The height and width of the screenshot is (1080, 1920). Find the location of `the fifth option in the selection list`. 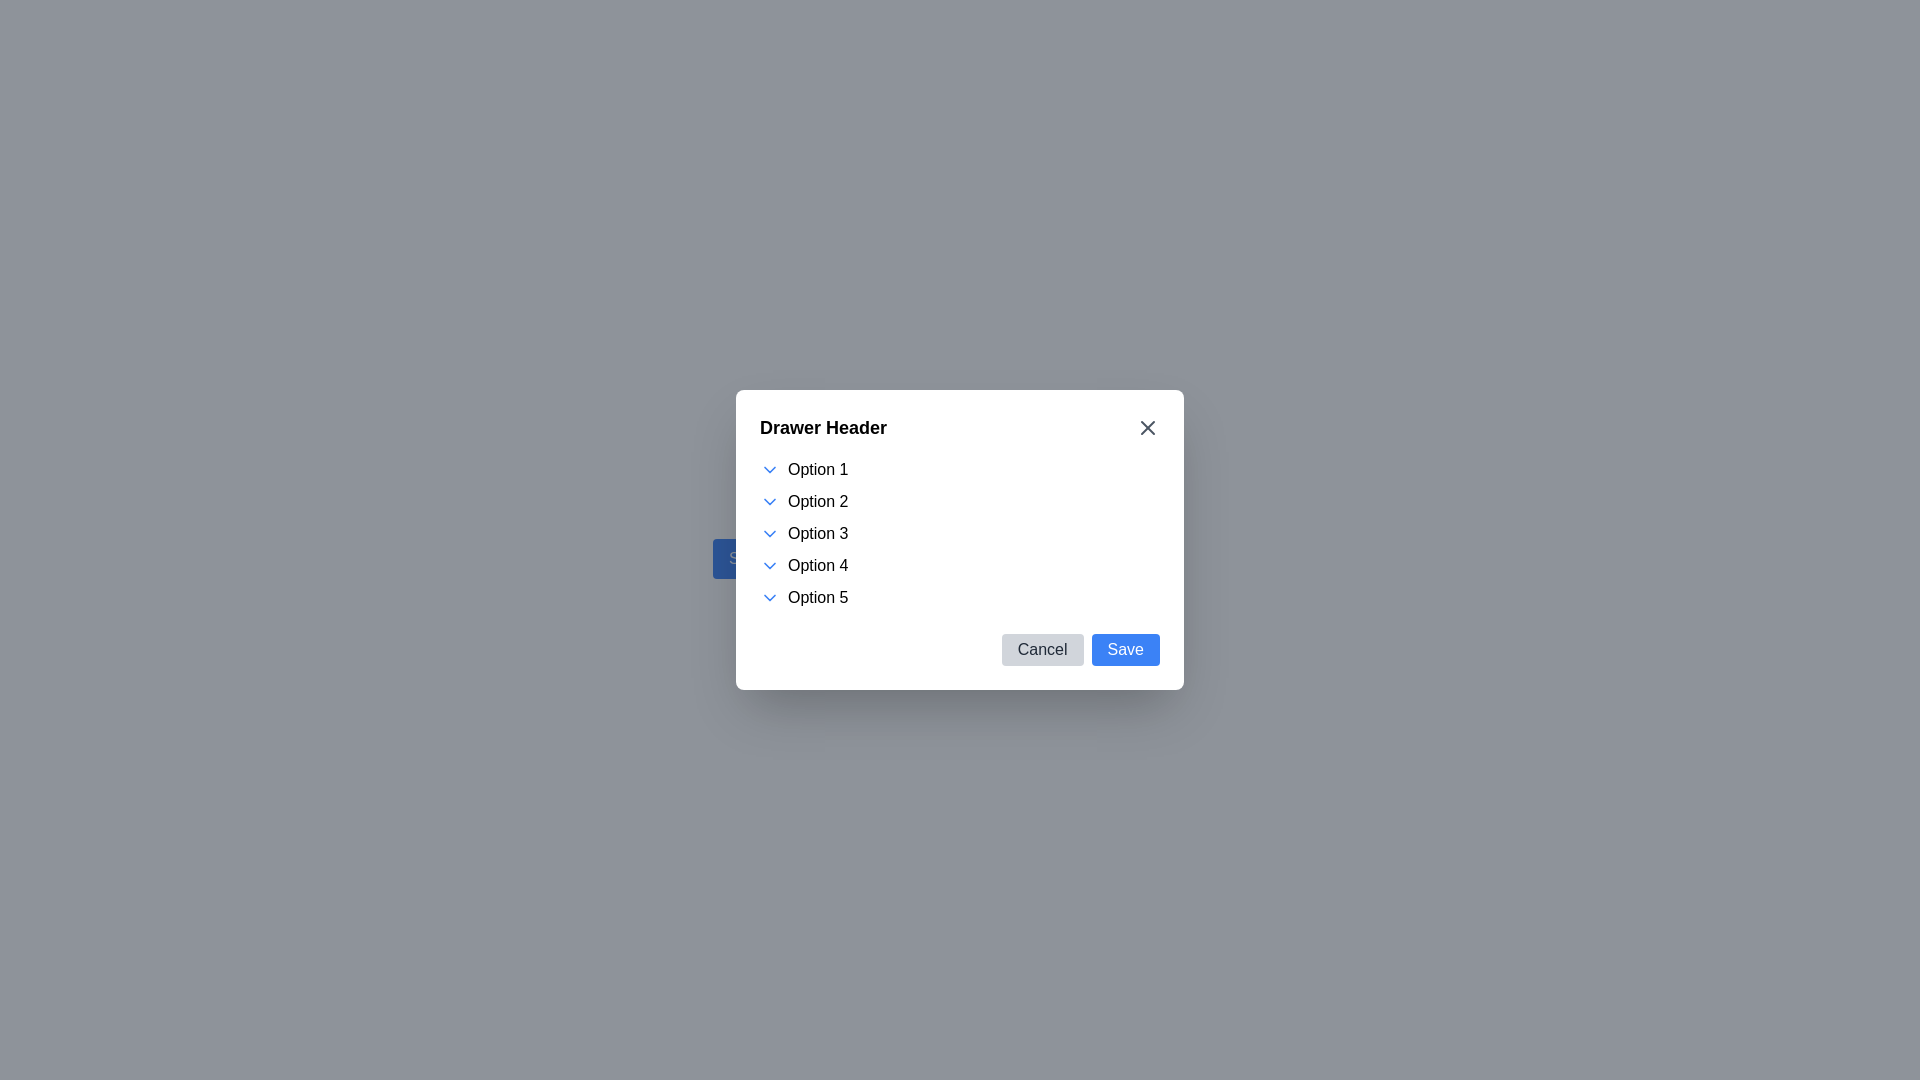

the fifth option in the selection list is located at coordinates (960, 596).